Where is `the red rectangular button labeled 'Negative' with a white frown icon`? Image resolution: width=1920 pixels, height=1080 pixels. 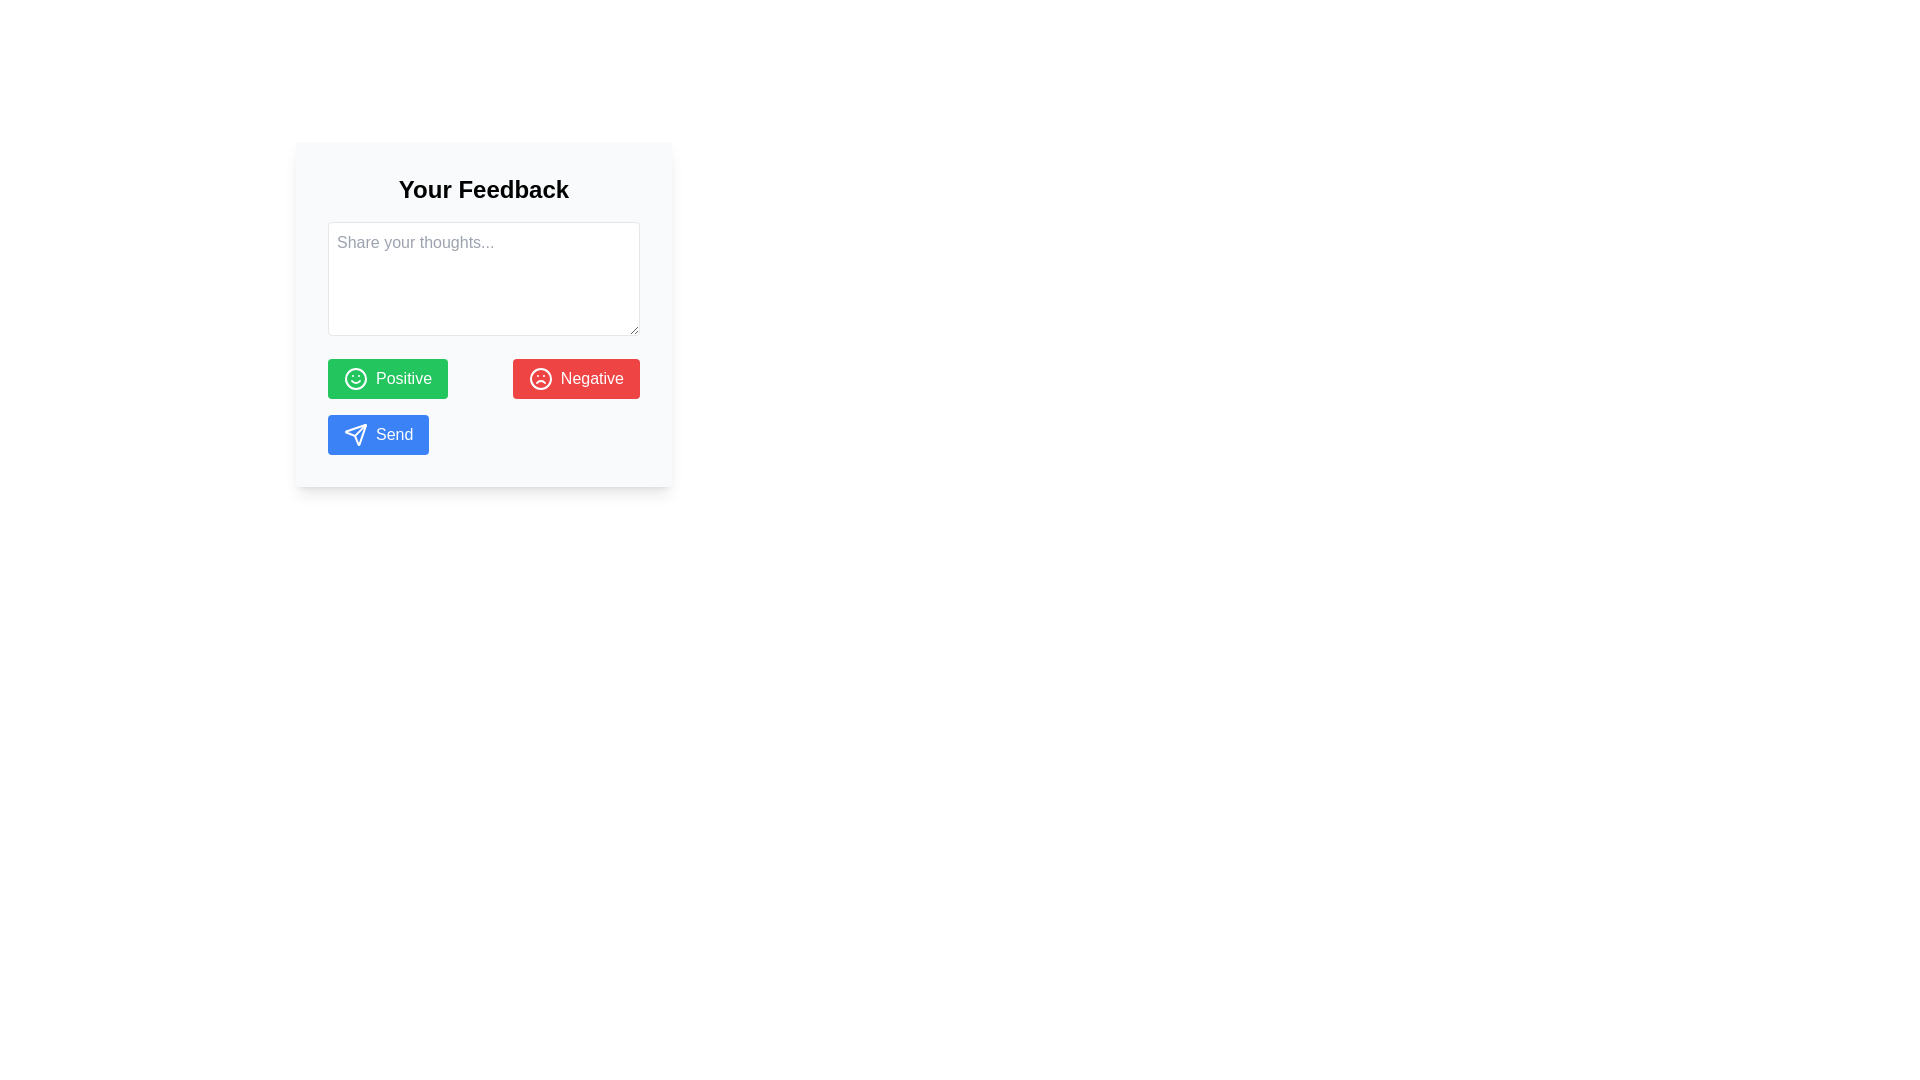
the red rectangular button labeled 'Negative' with a white frown icon is located at coordinates (575, 378).